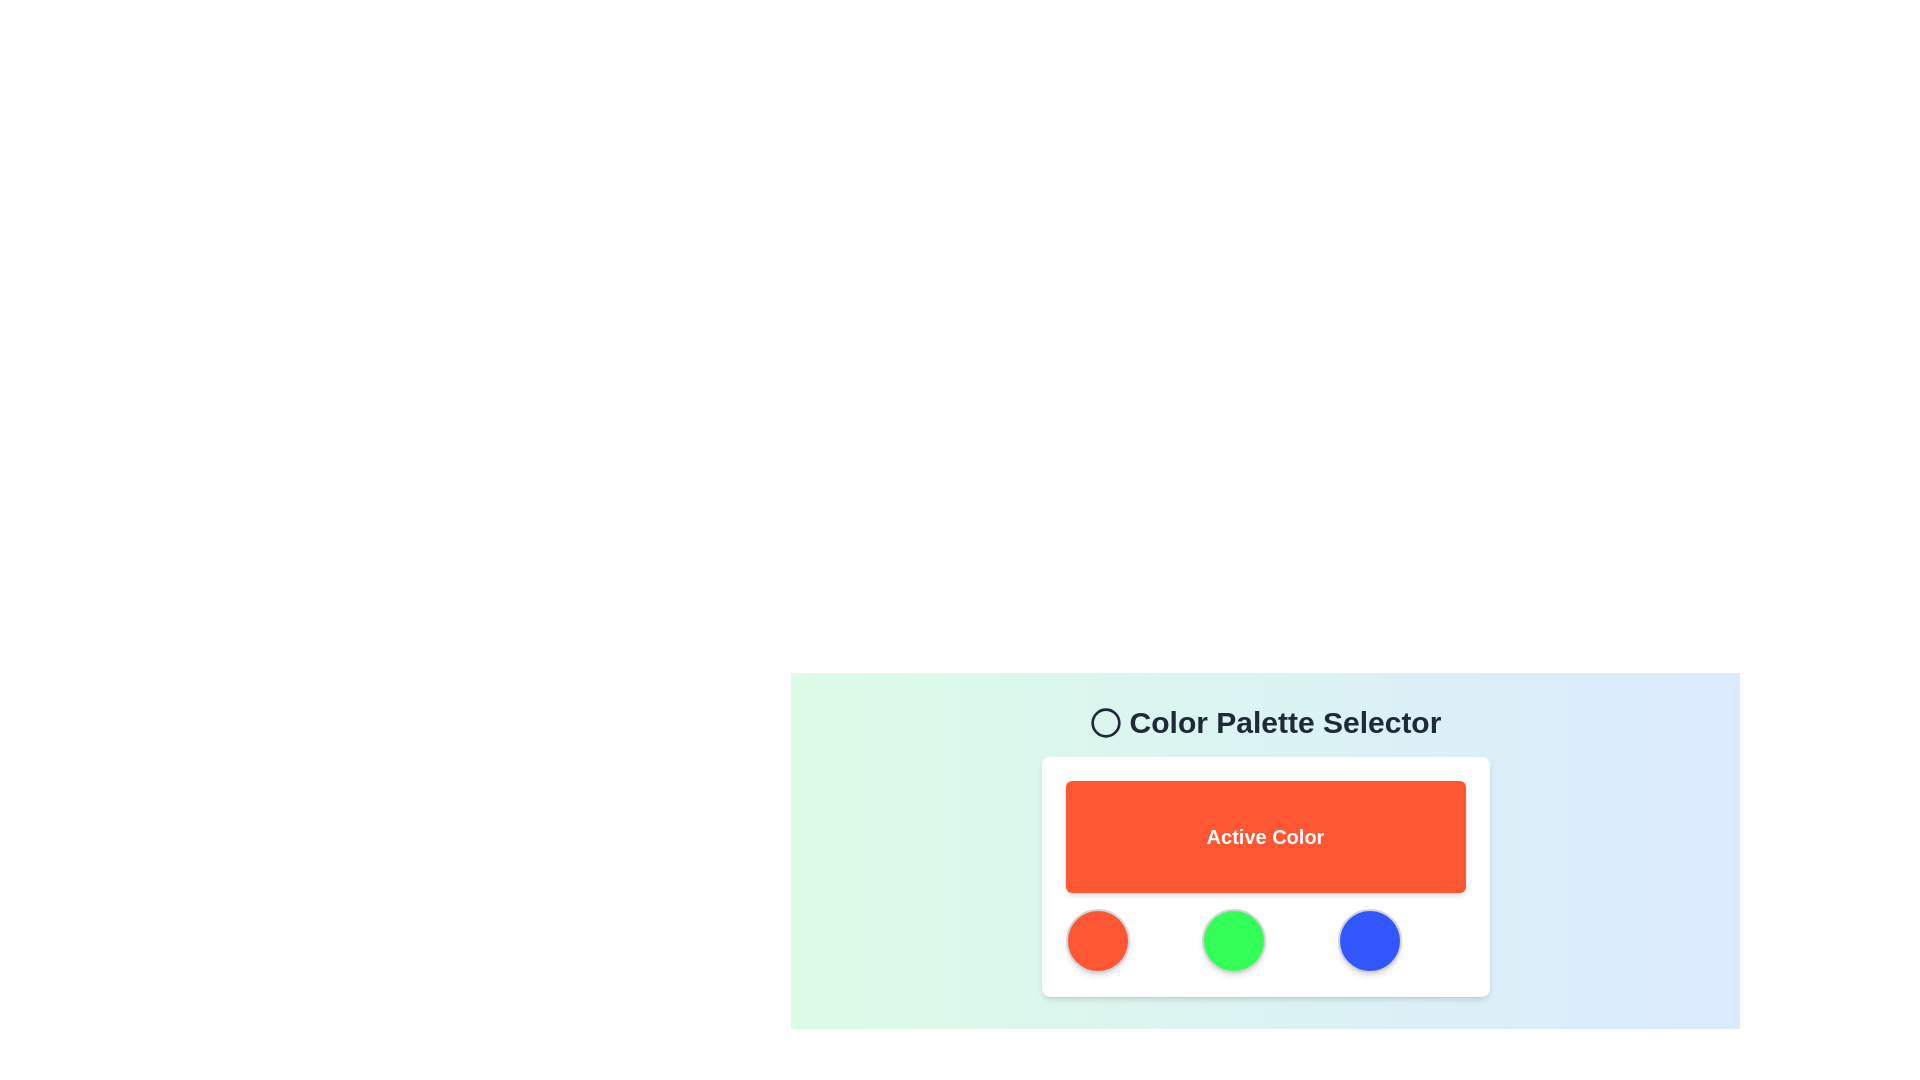 The width and height of the screenshot is (1920, 1080). I want to click on the second circular button for color selection to choose green as the active color, so click(1232, 941).